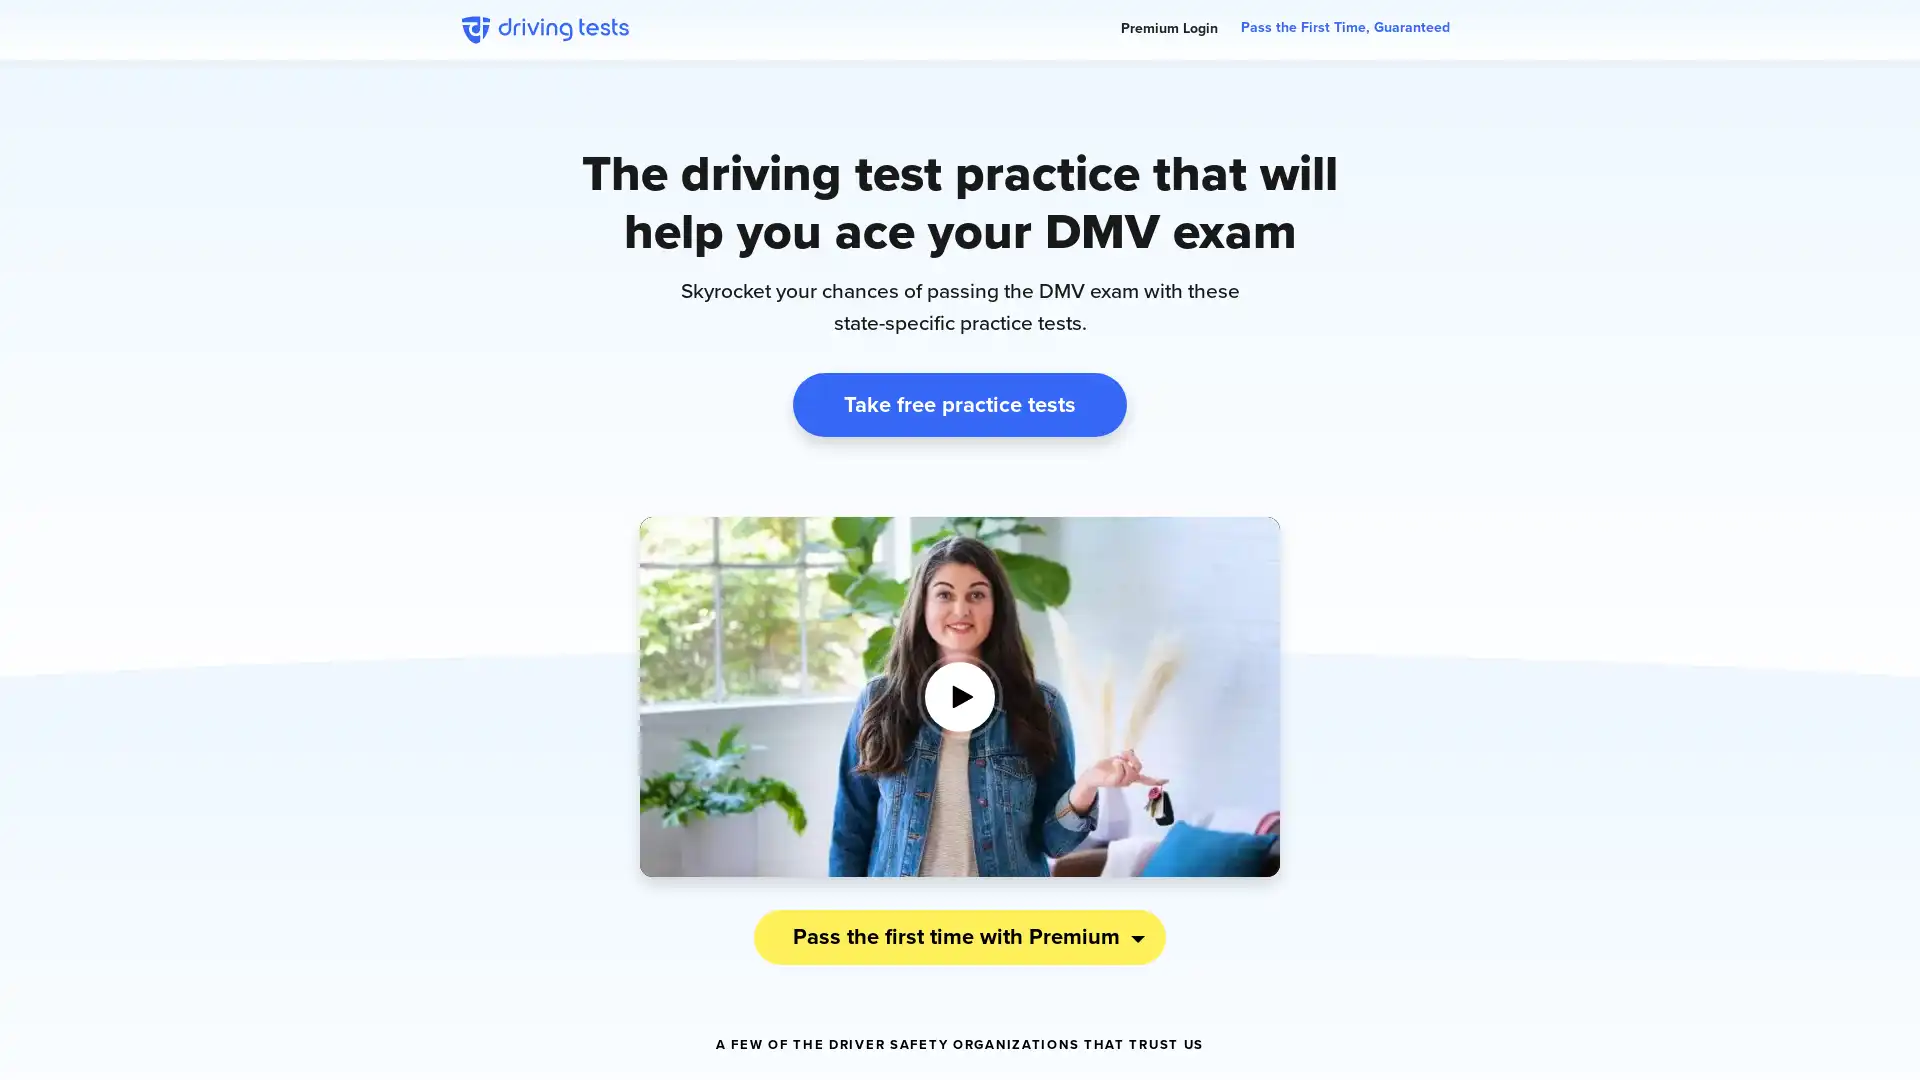  I want to click on Take free practice tests, so click(960, 404).